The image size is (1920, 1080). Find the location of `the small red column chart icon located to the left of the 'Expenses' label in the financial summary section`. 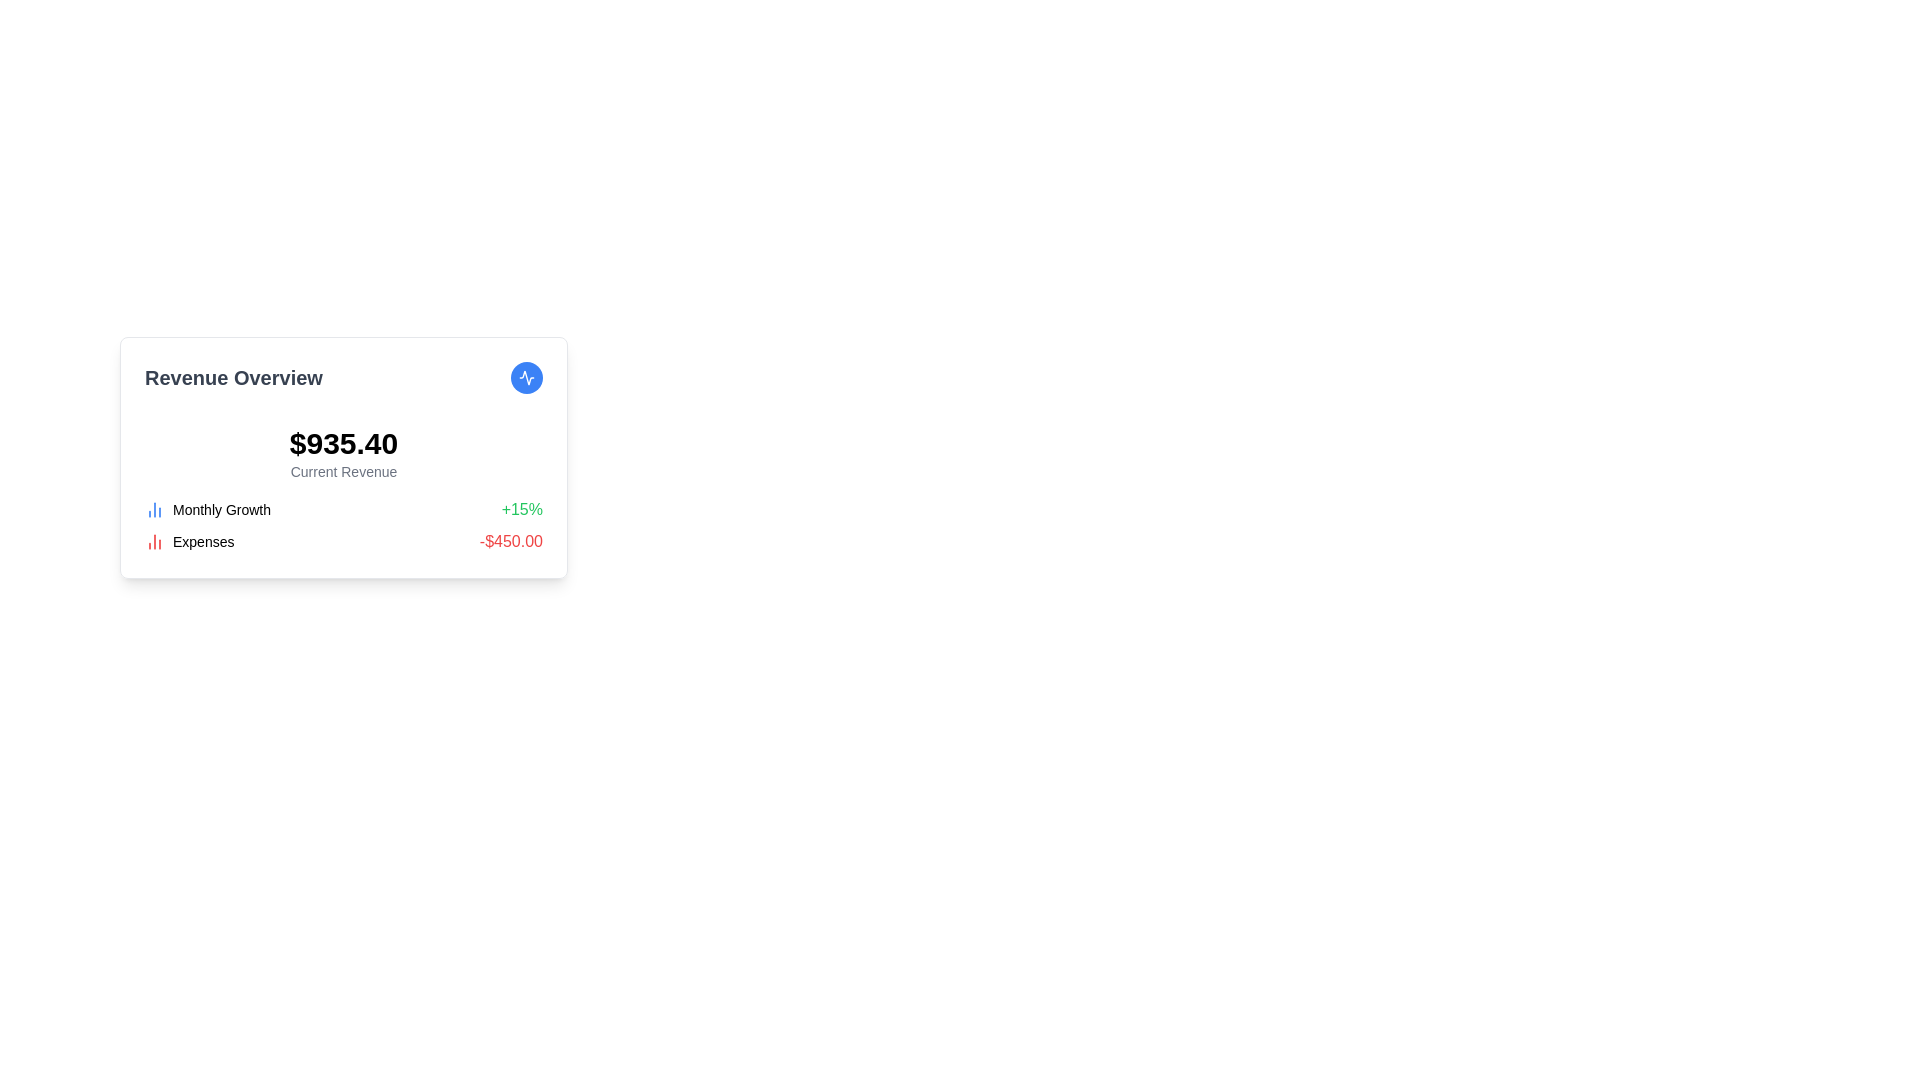

the small red column chart icon located to the left of the 'Expenses' label in the financial summary section is located at coordinates (153, 542).